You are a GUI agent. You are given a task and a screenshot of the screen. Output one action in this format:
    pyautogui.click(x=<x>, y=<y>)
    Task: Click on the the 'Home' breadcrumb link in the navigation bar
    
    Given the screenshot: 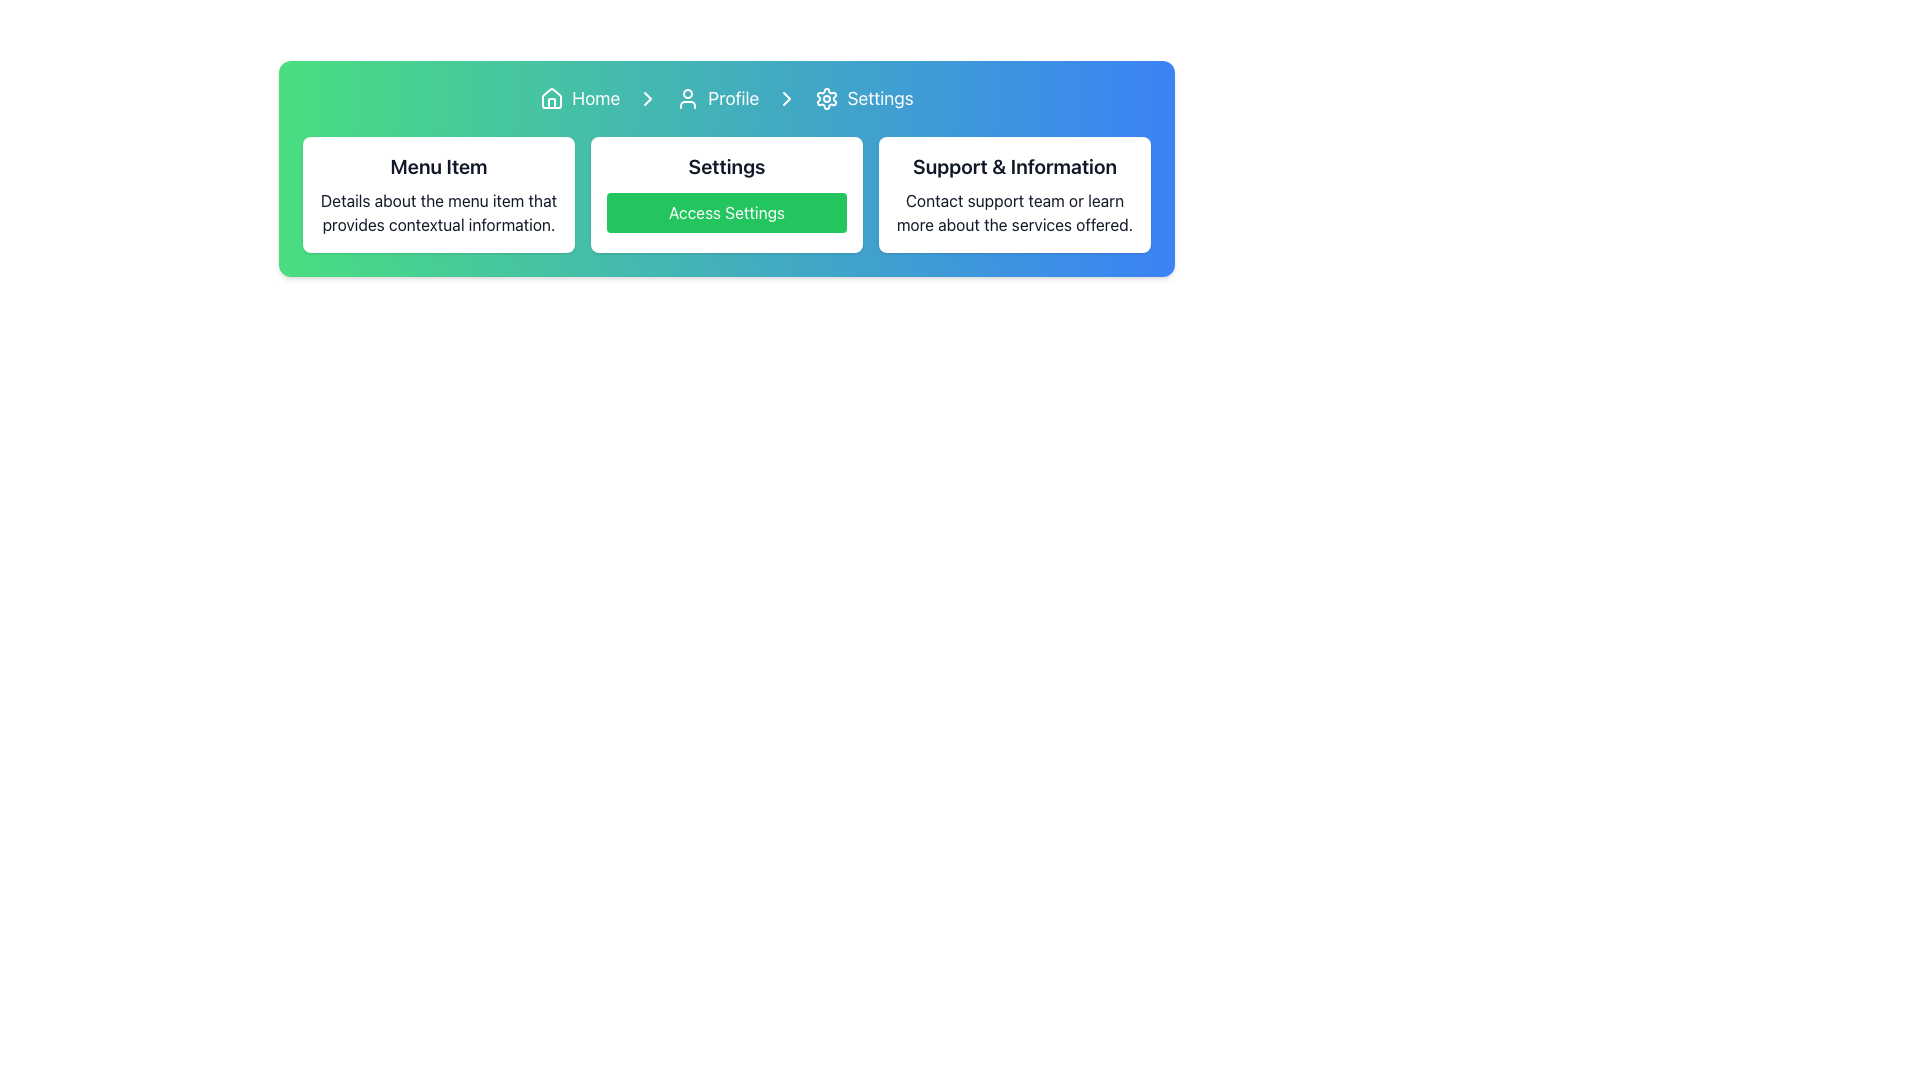 What is the action you would take?
    pyautogui.click(x=579, y=99)
    